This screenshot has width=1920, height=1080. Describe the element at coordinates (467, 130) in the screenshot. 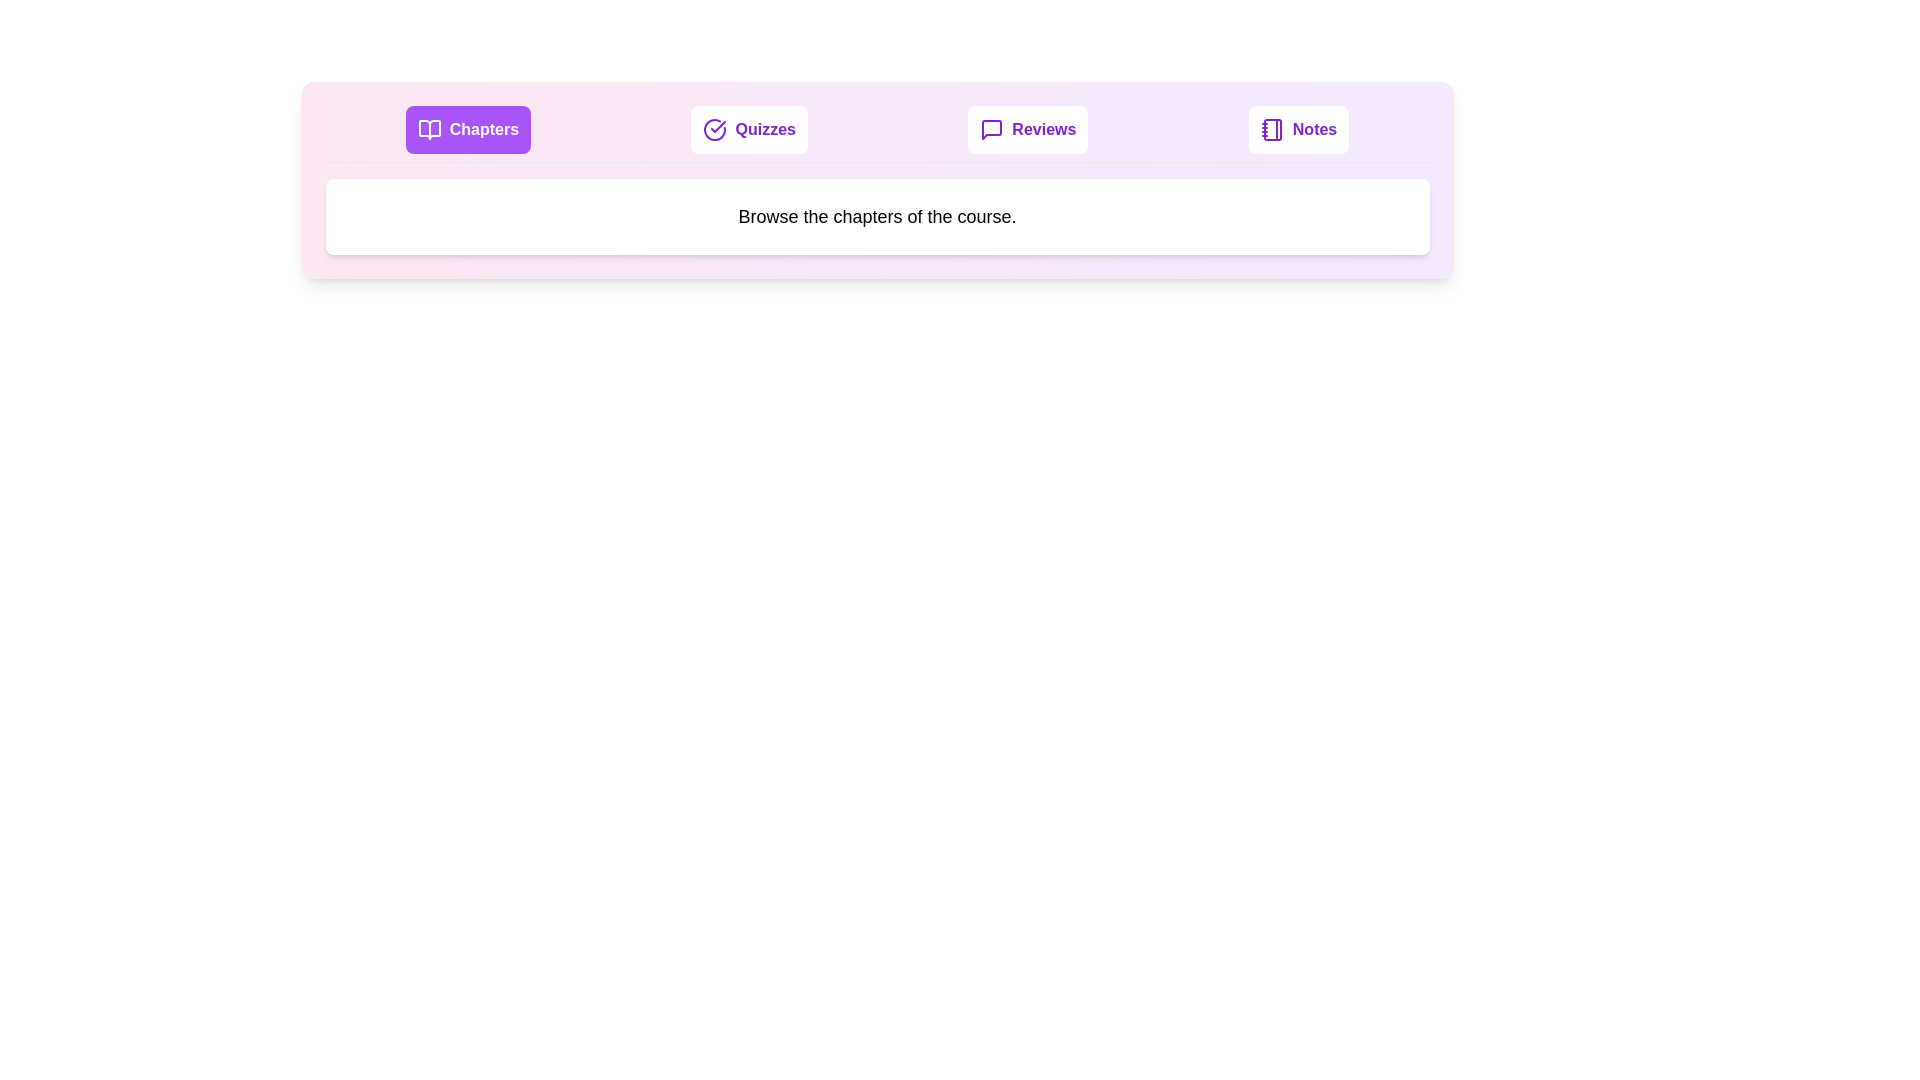

I see `the Chapters tab` at that location.